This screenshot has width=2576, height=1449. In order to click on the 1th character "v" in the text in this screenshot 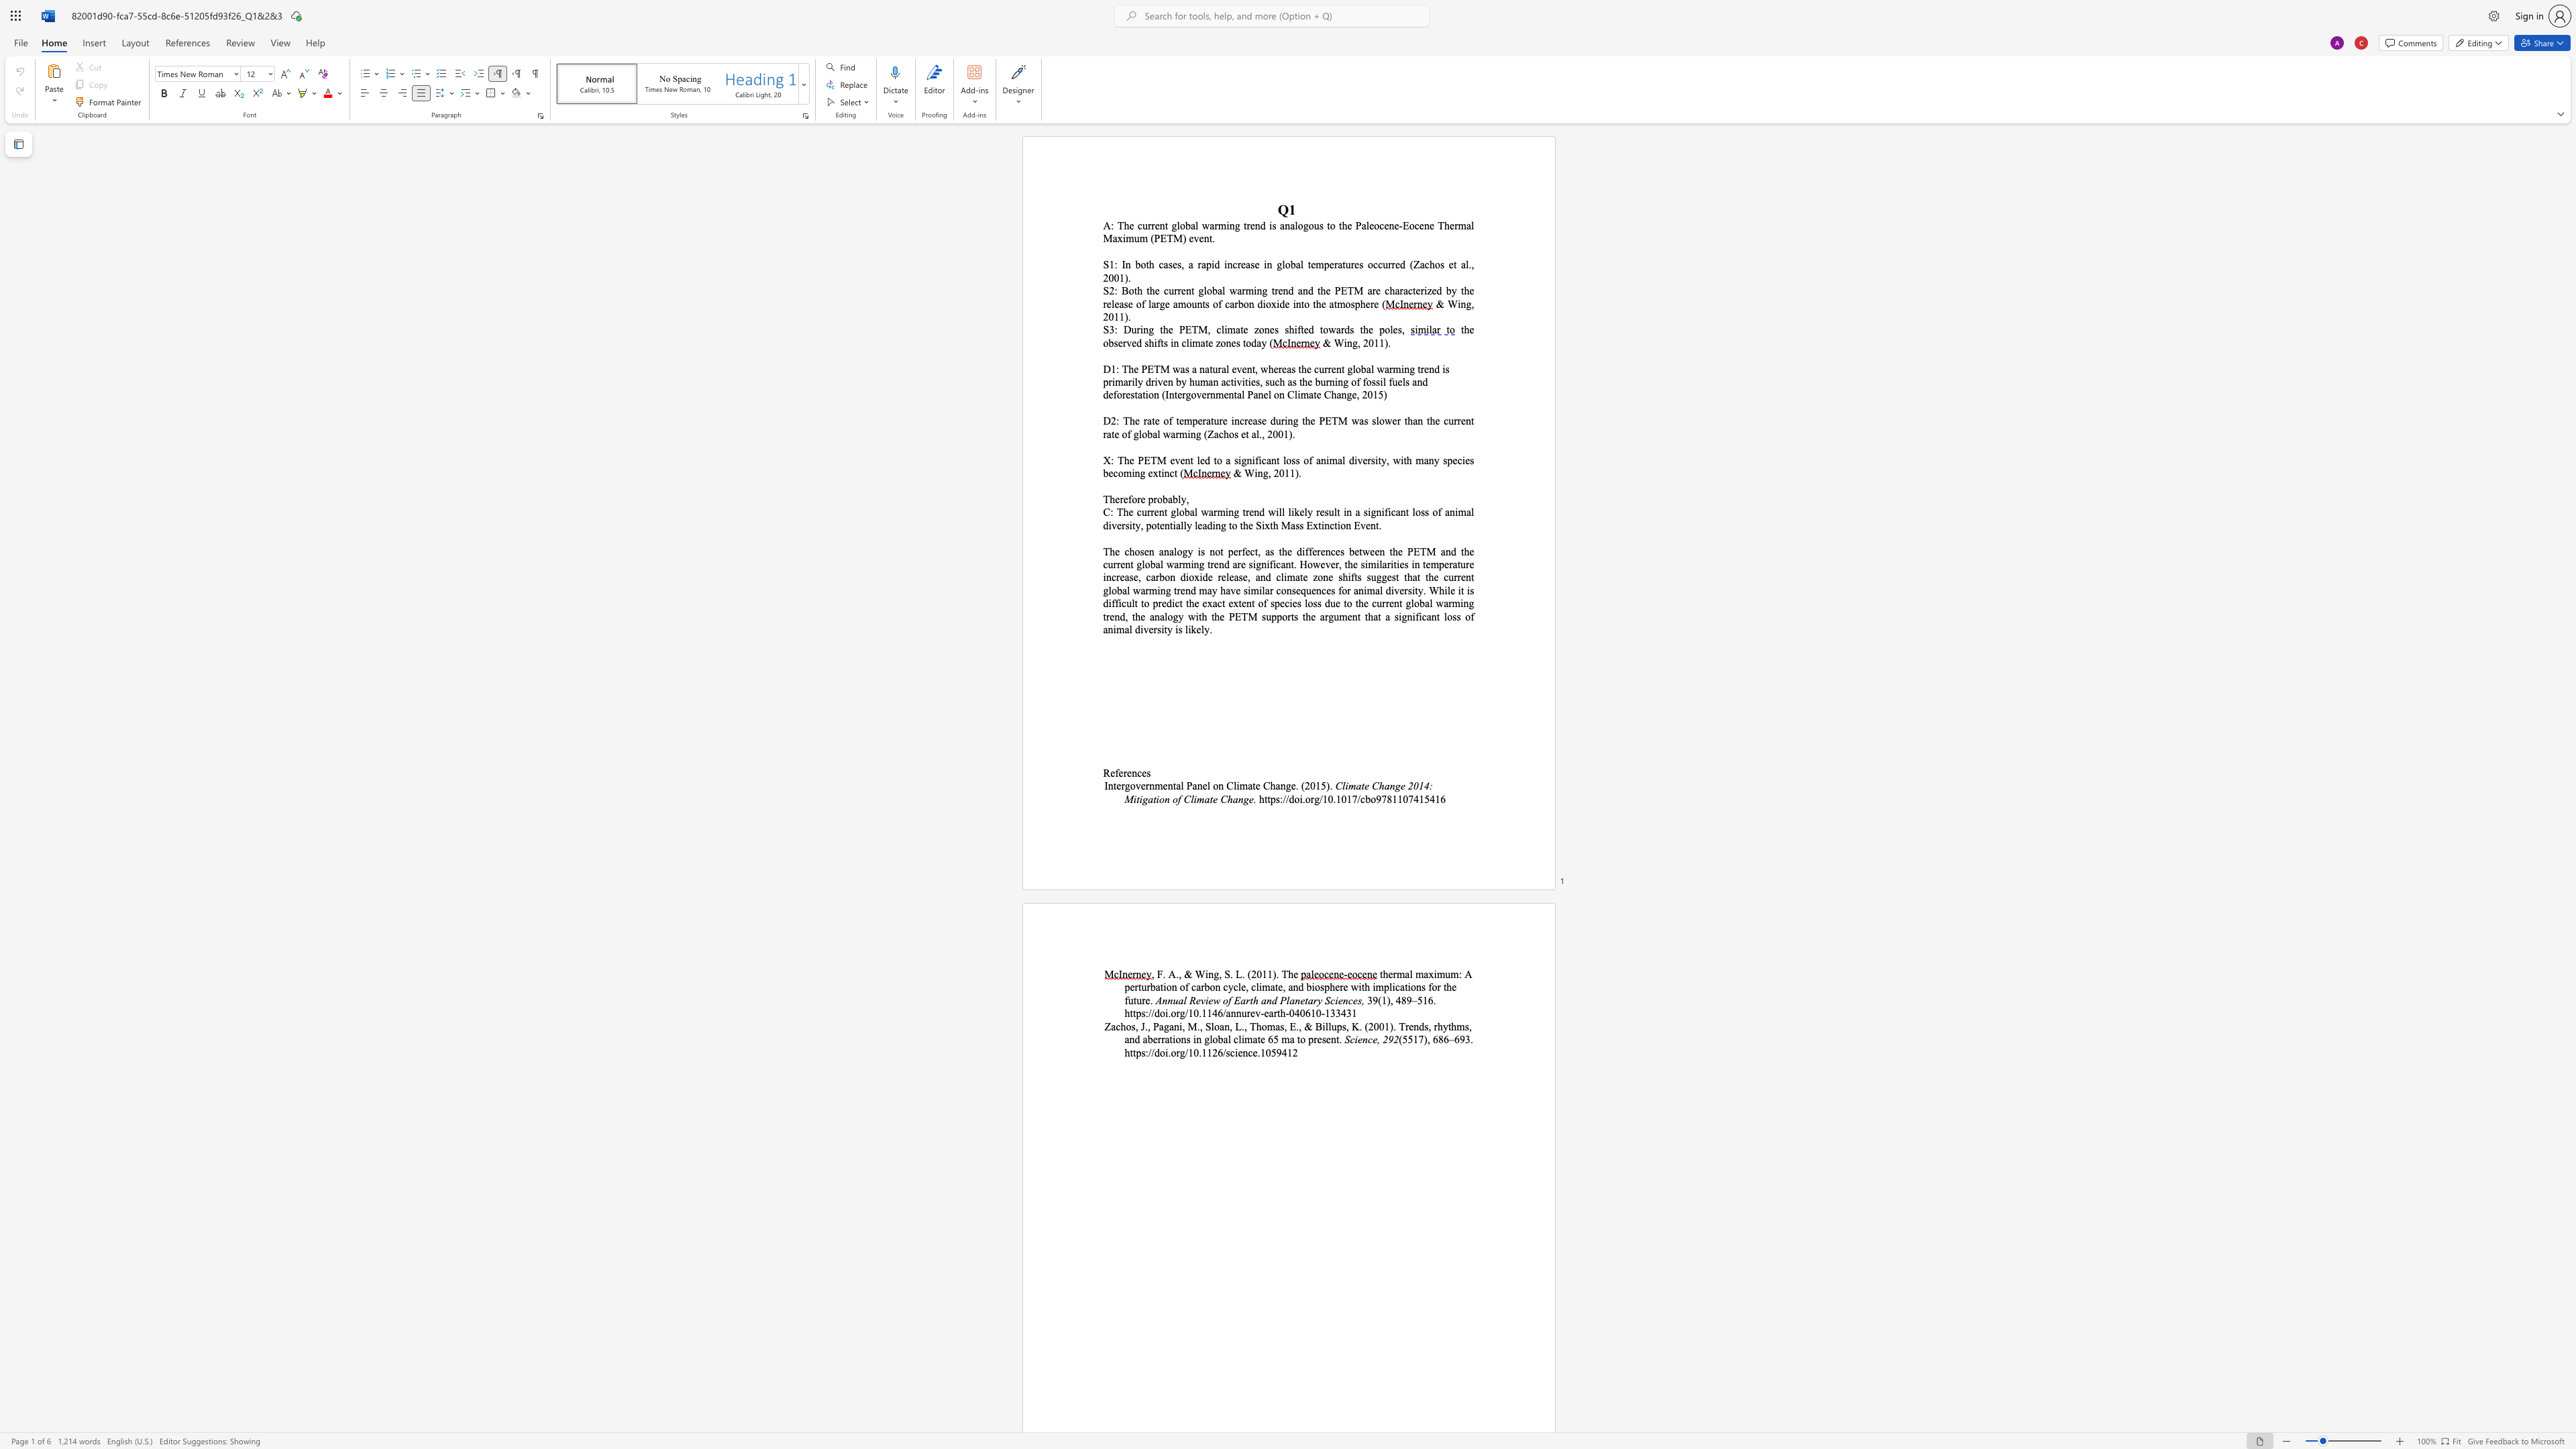, I will do `click(1238, 368)`.